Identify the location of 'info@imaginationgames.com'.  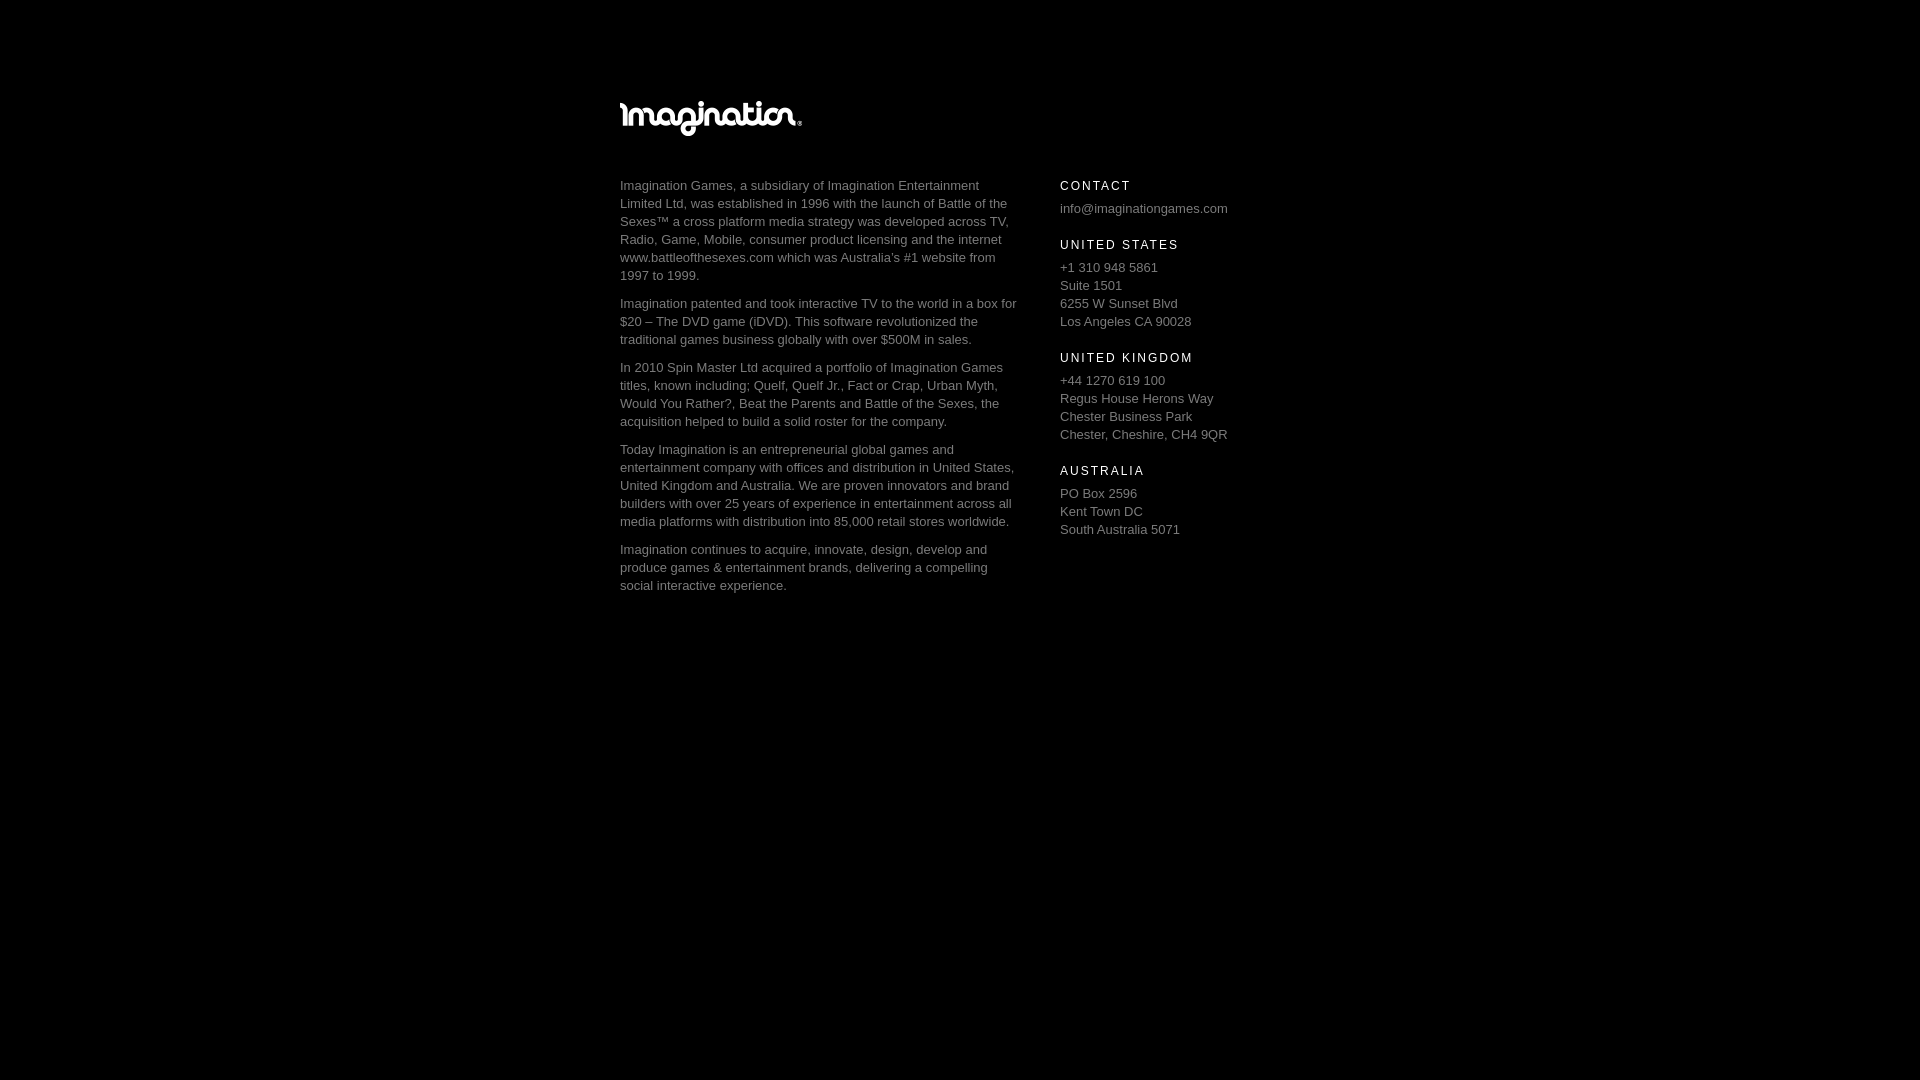
(1059, 208).